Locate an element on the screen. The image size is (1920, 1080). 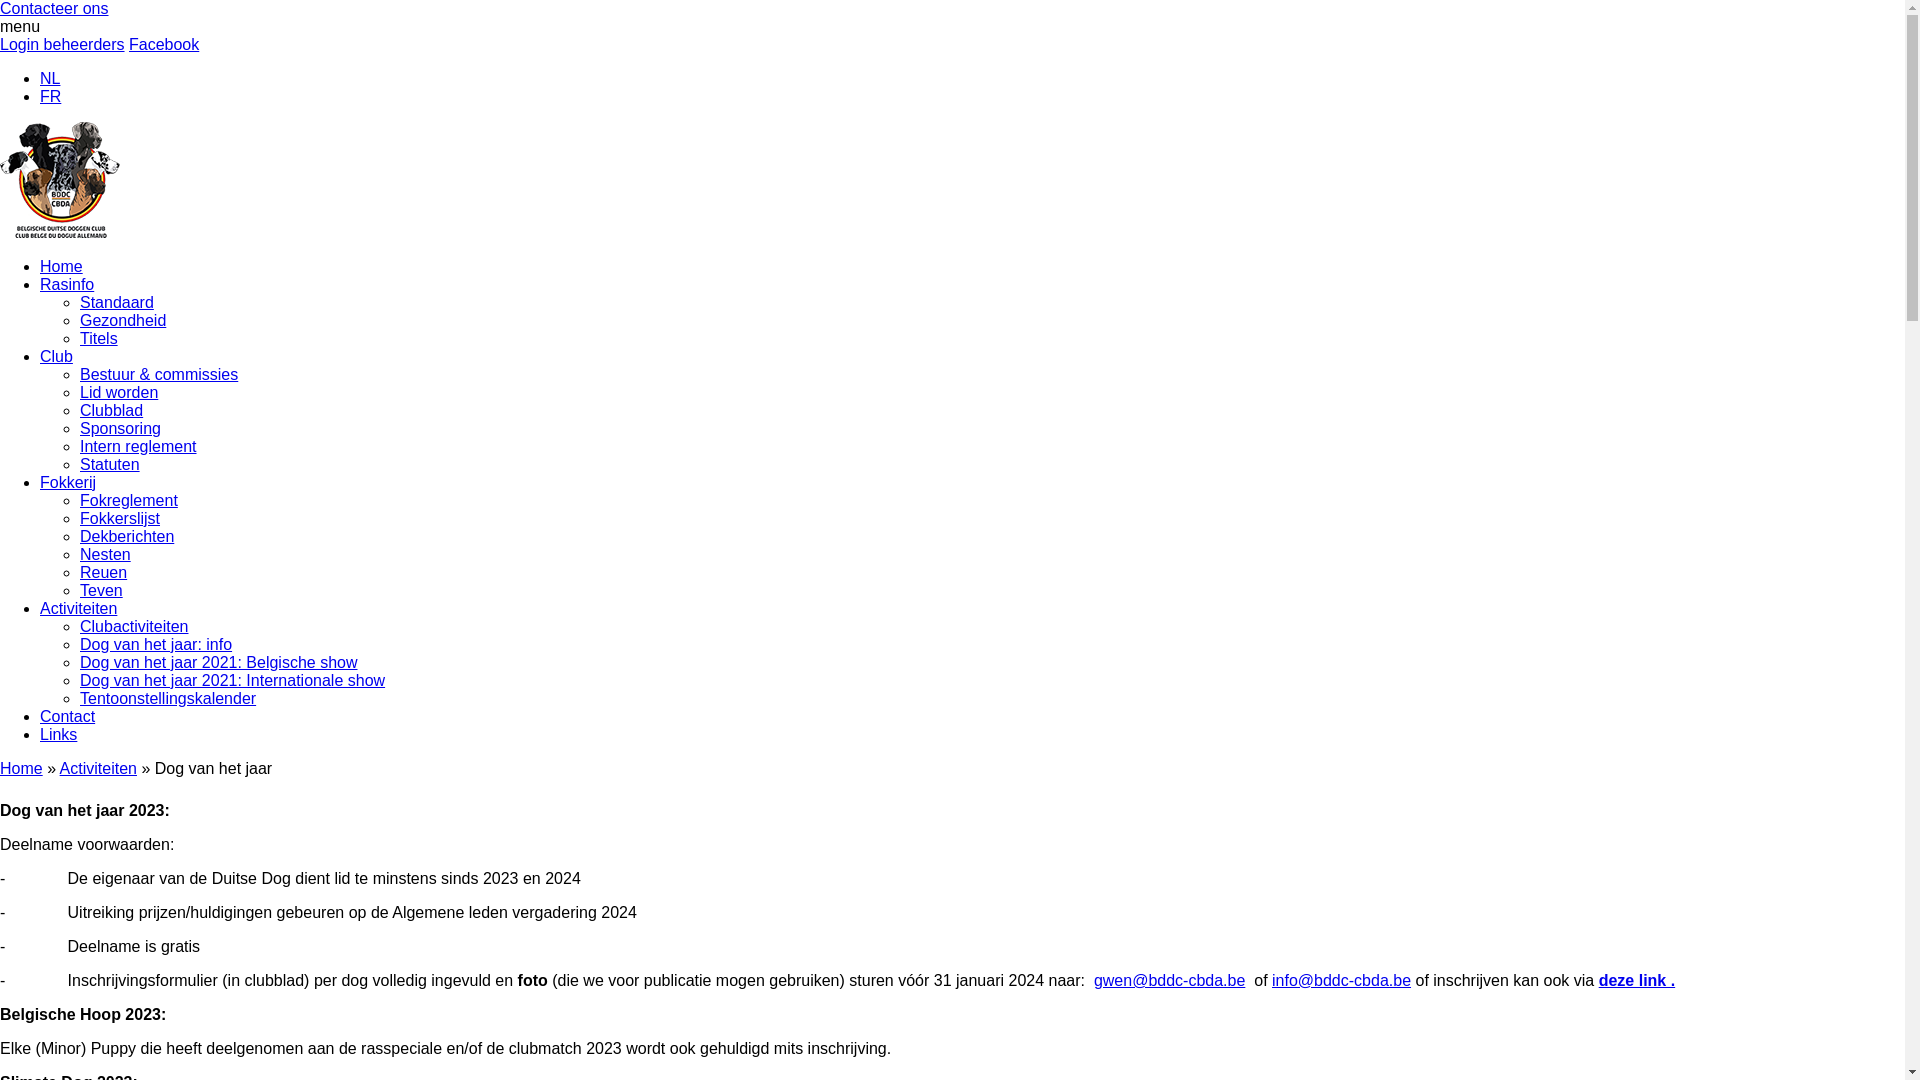
'Statuten' is located at coordinates (80, 464).